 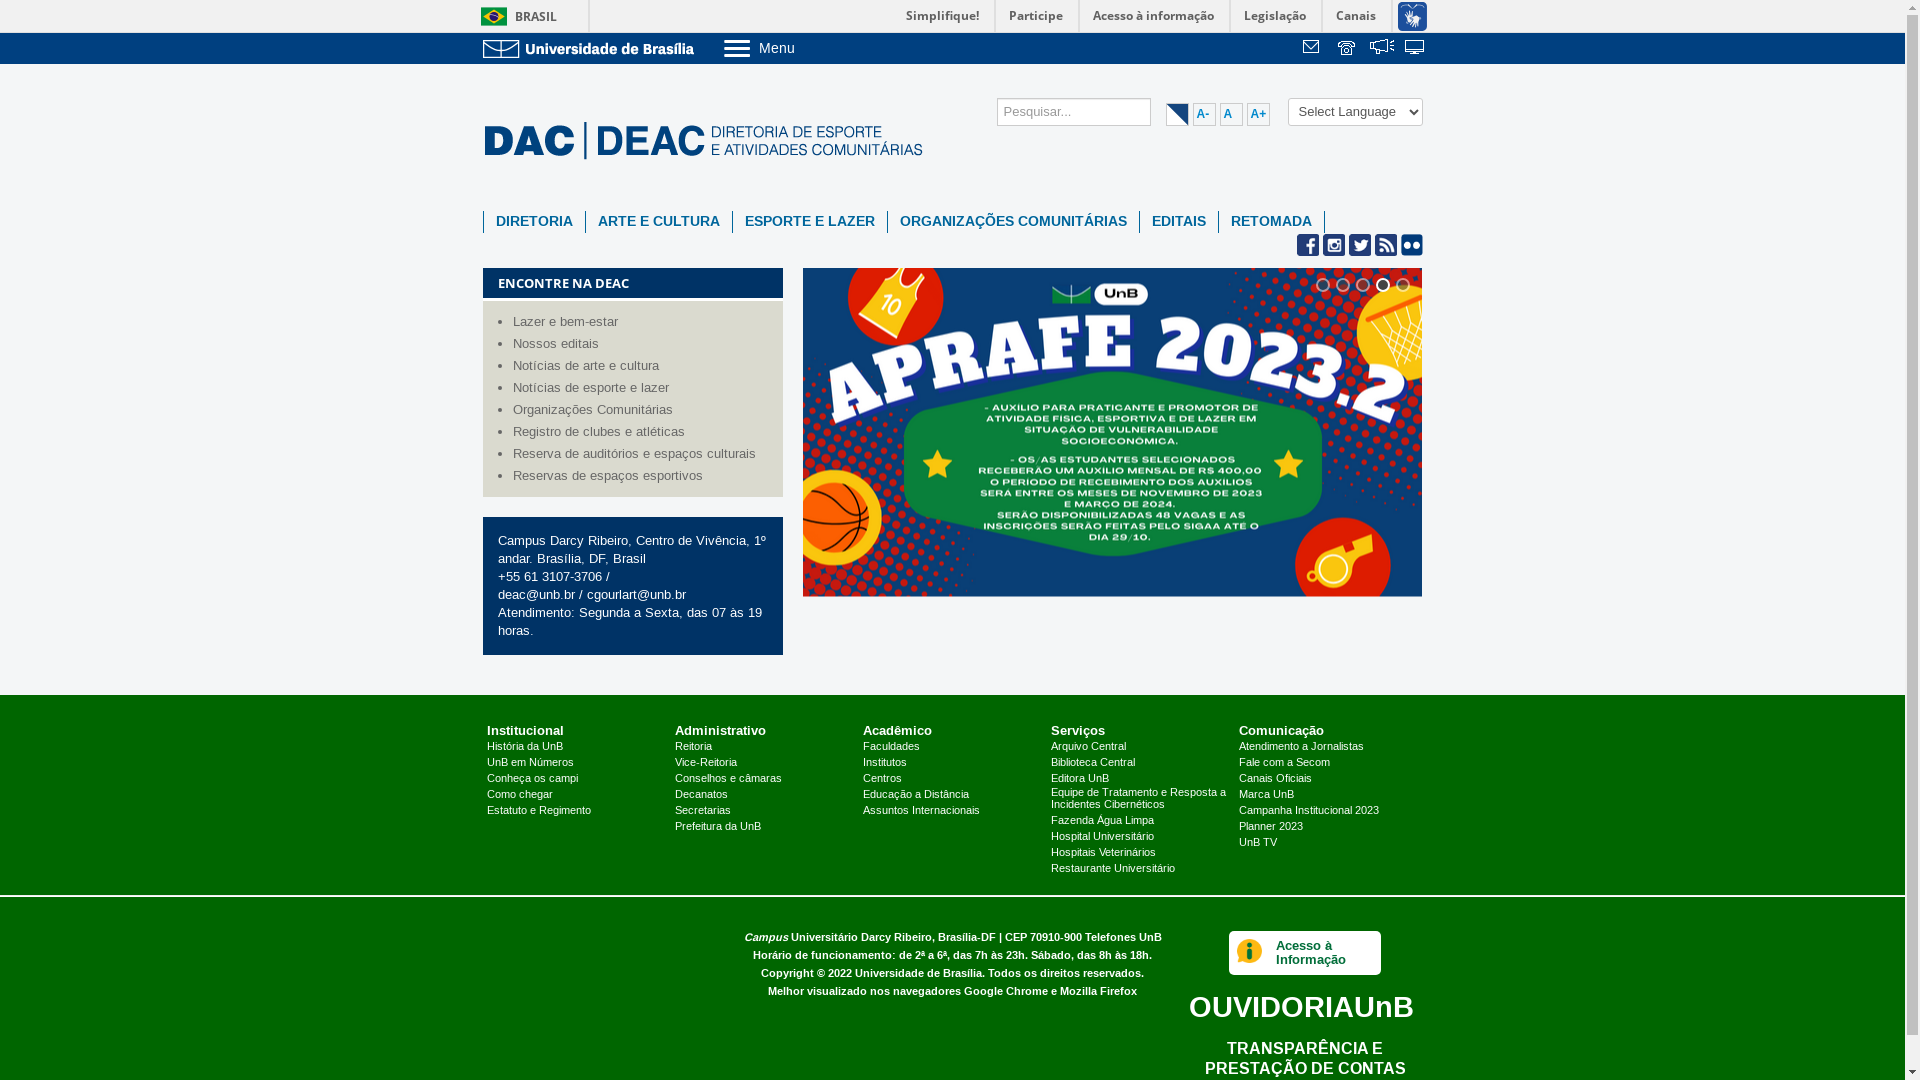 What do you see at coordinates (1314, 48) in the screenshot?
I see `'Webmail'` at bounding box center [1314, 48].